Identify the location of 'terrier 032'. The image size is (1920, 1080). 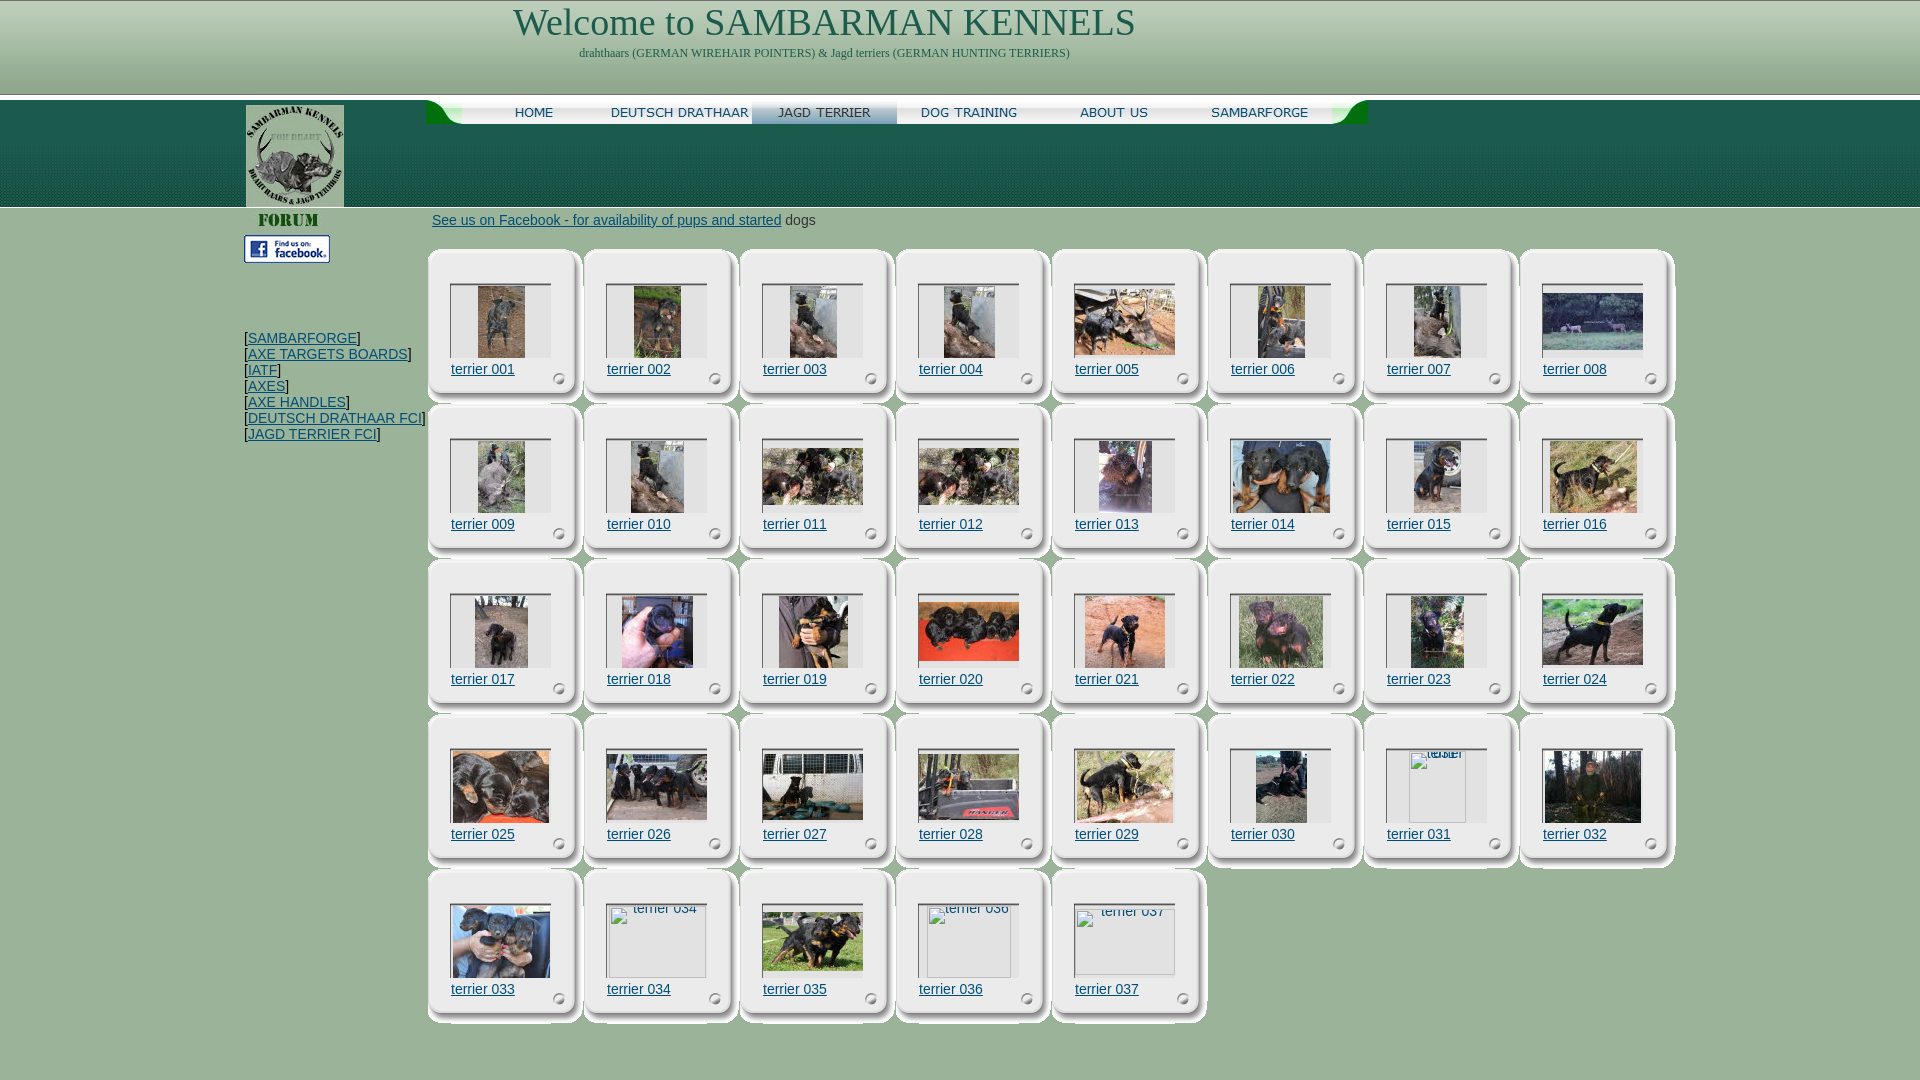
(1573, 833).